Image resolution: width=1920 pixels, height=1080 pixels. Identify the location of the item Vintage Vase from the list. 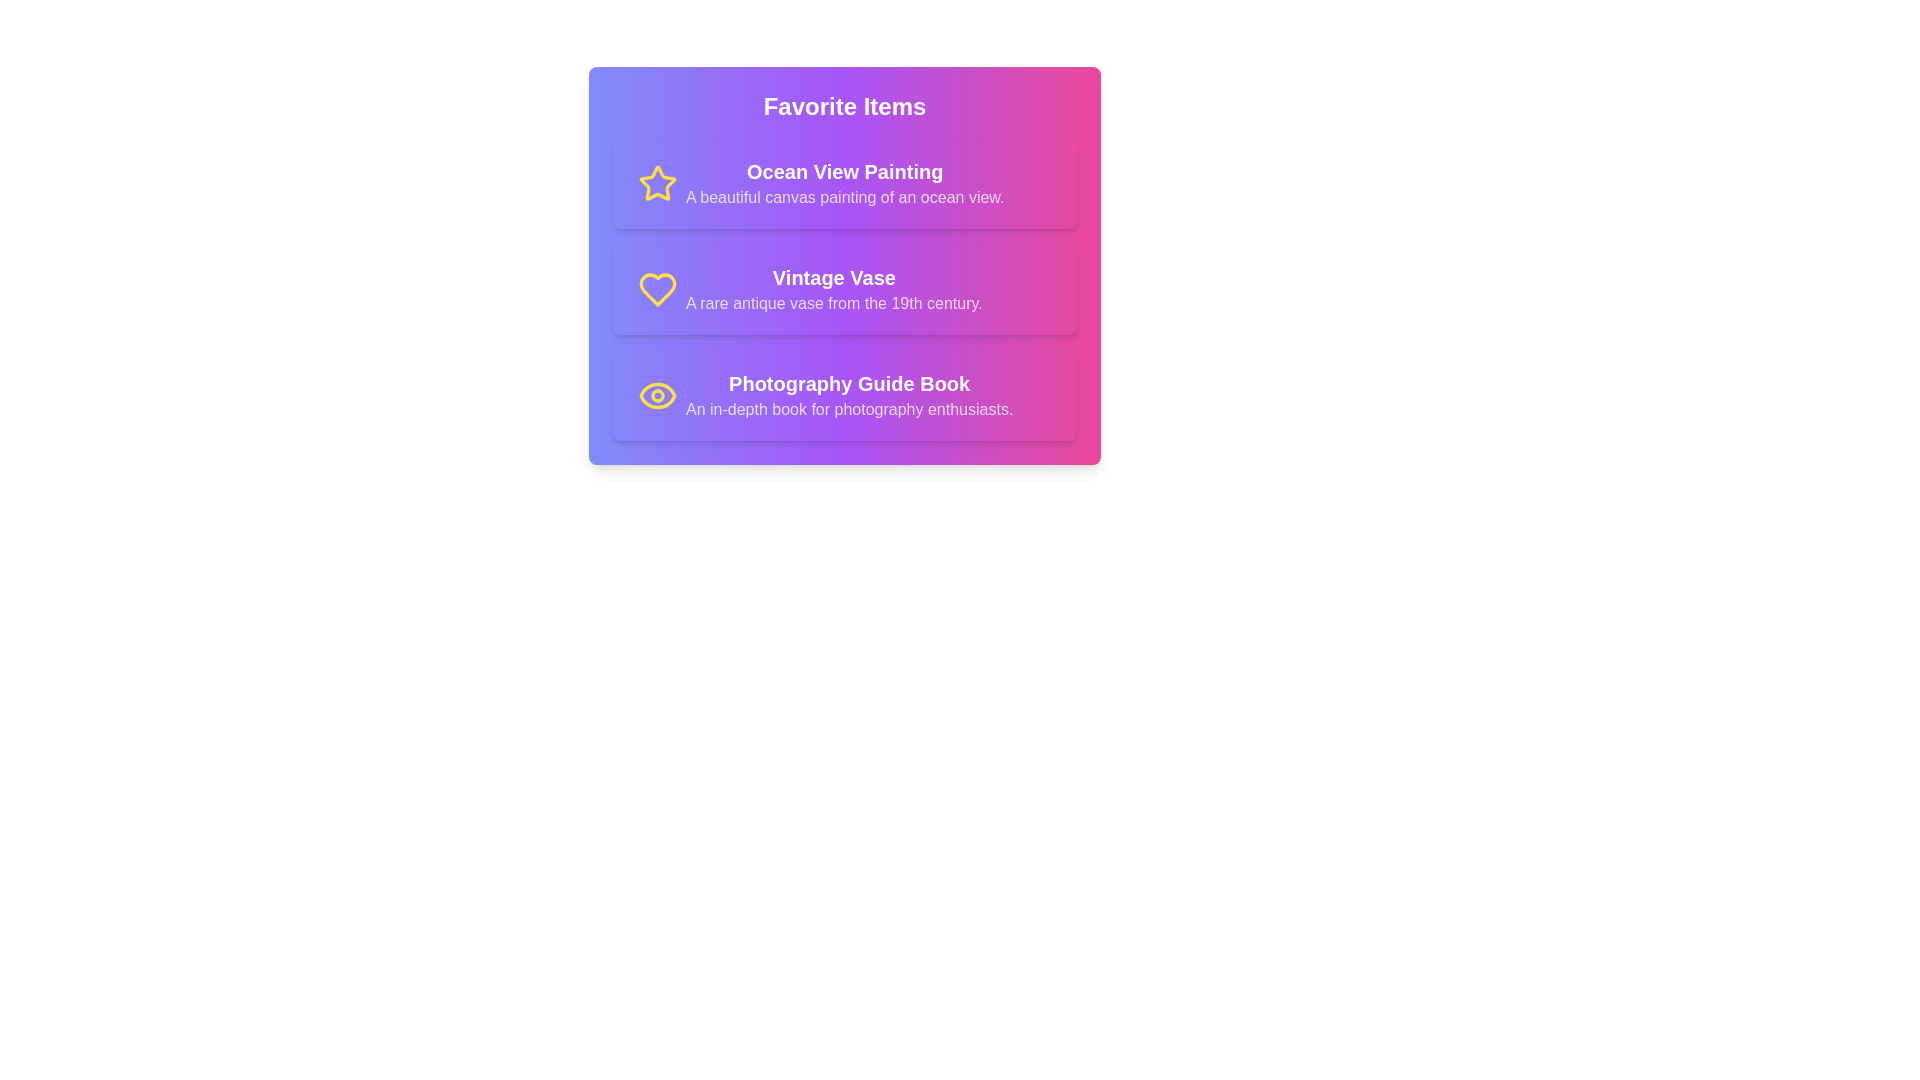
(844, 289).